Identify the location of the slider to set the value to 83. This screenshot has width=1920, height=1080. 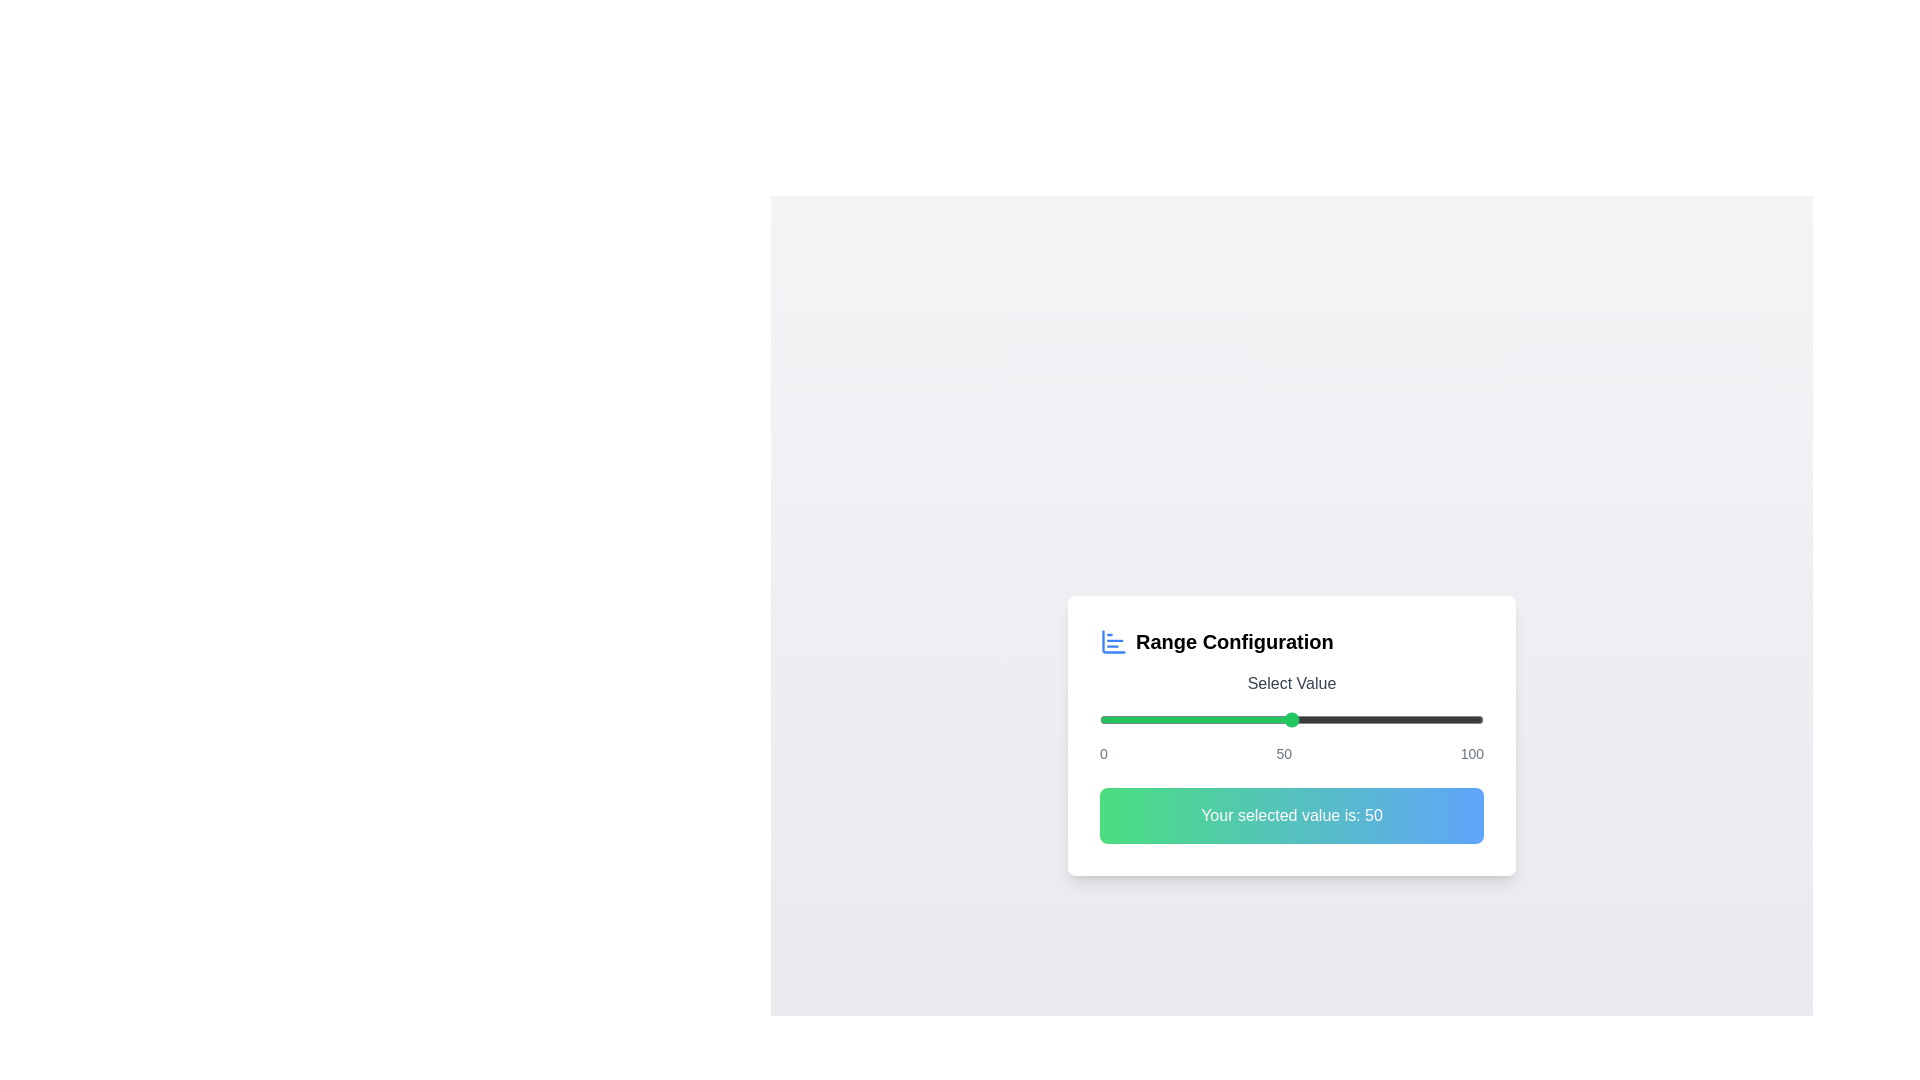
(1417, 720).